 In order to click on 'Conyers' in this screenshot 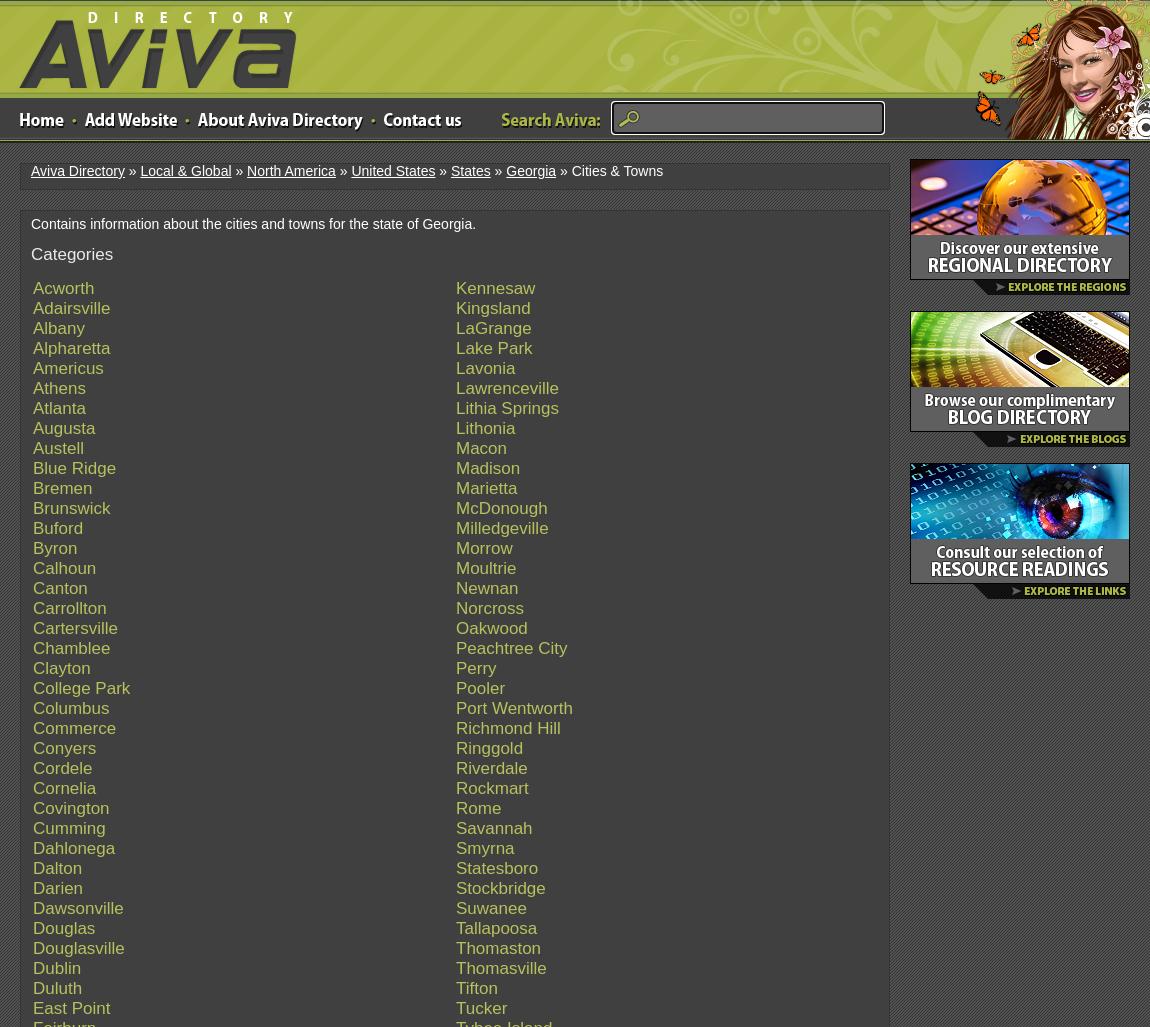, I will do `click(63, 747)`.